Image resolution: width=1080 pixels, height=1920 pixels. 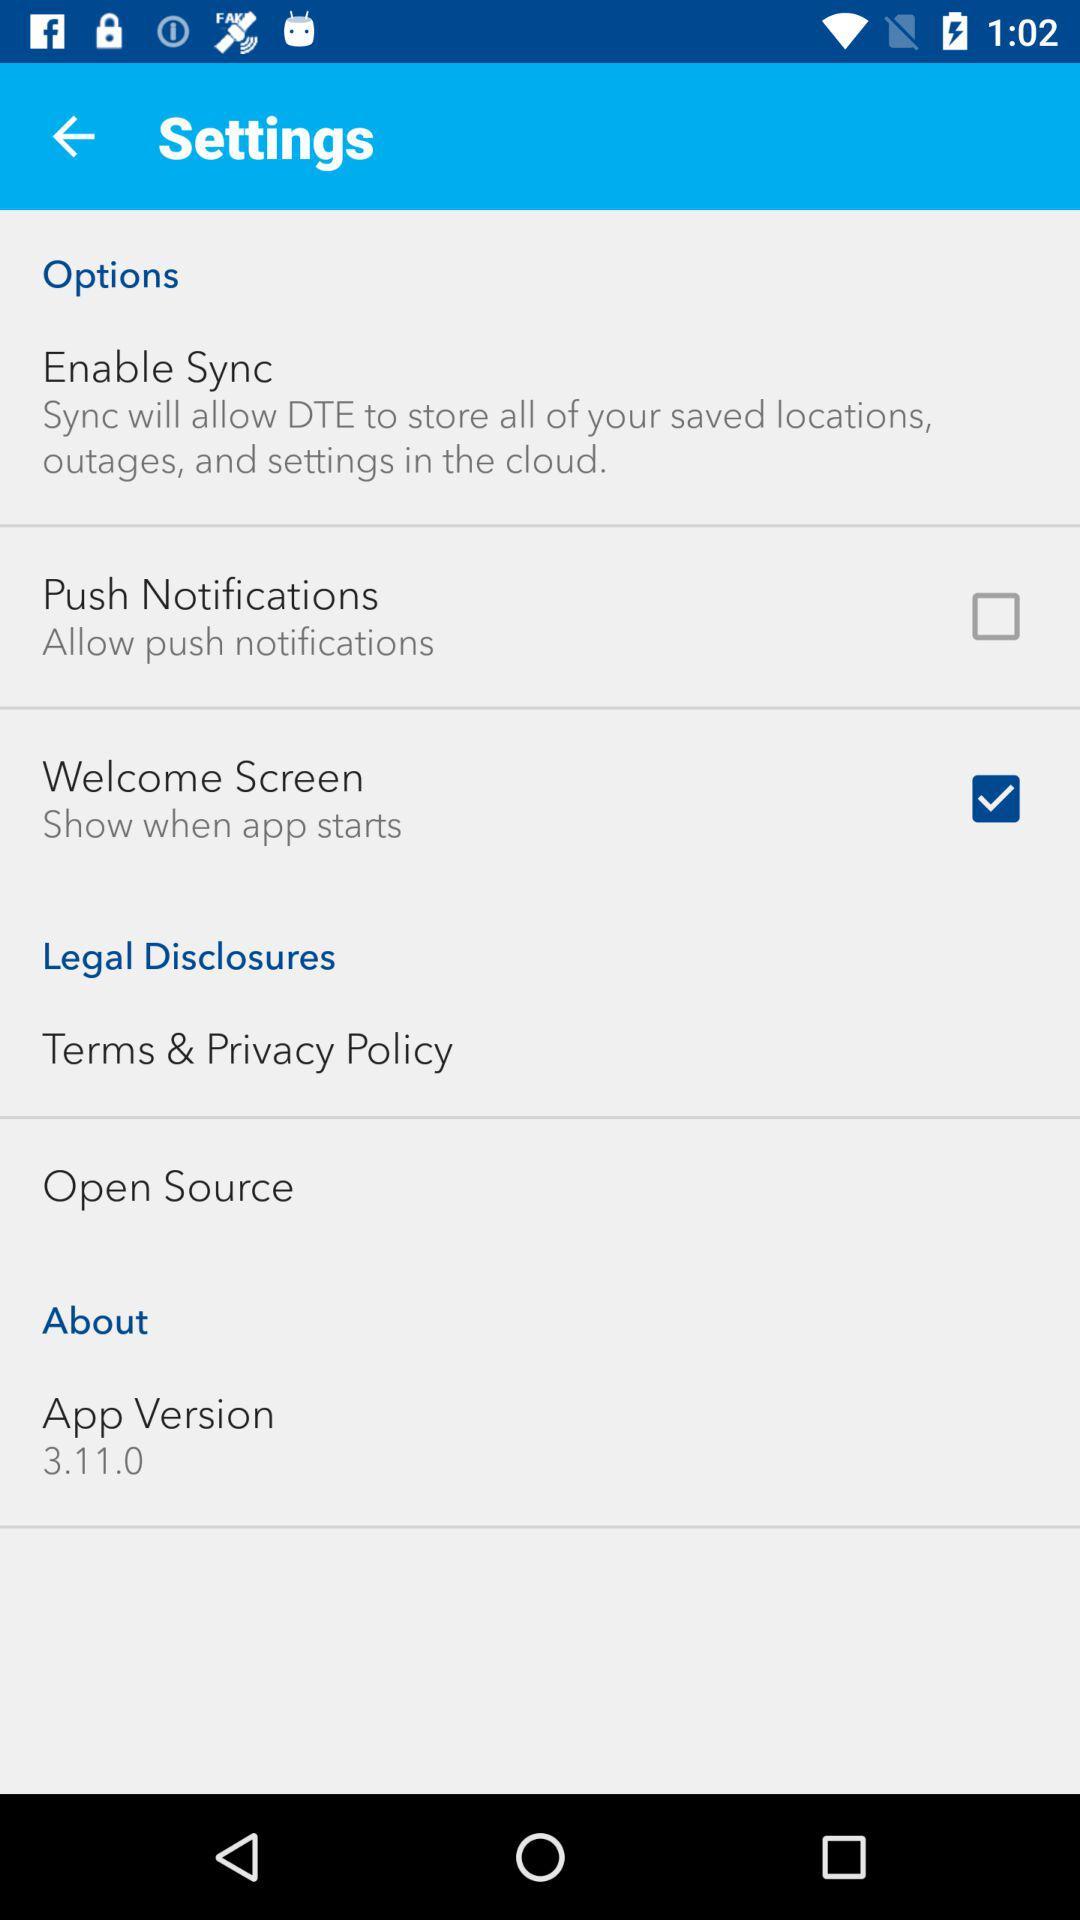 What do you see at coordinates (540, 1299) in the screenshot?
I see `icon below the open source icon` at bounding box center [540, 1299].